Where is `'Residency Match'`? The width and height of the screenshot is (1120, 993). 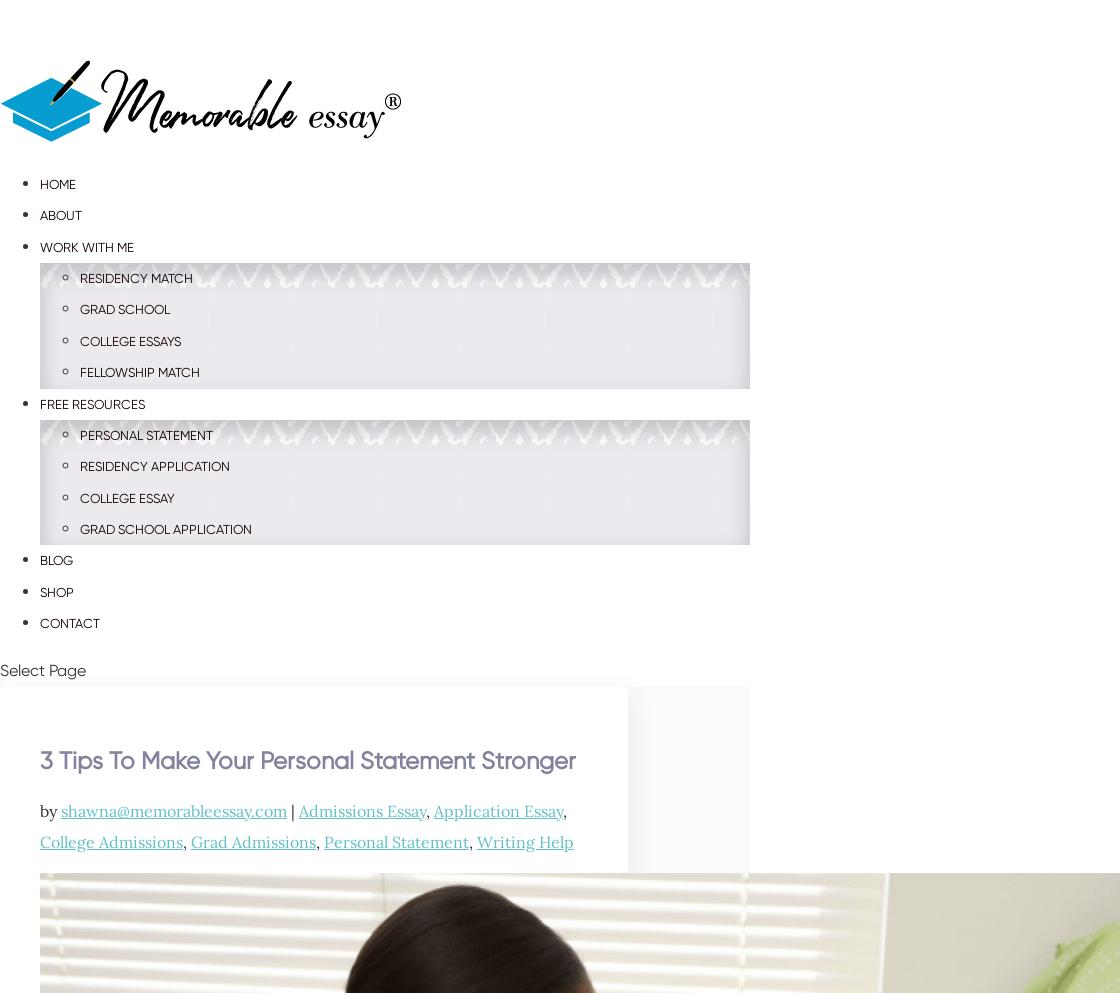 'Residency Match' is located at coordinates (136, 277).